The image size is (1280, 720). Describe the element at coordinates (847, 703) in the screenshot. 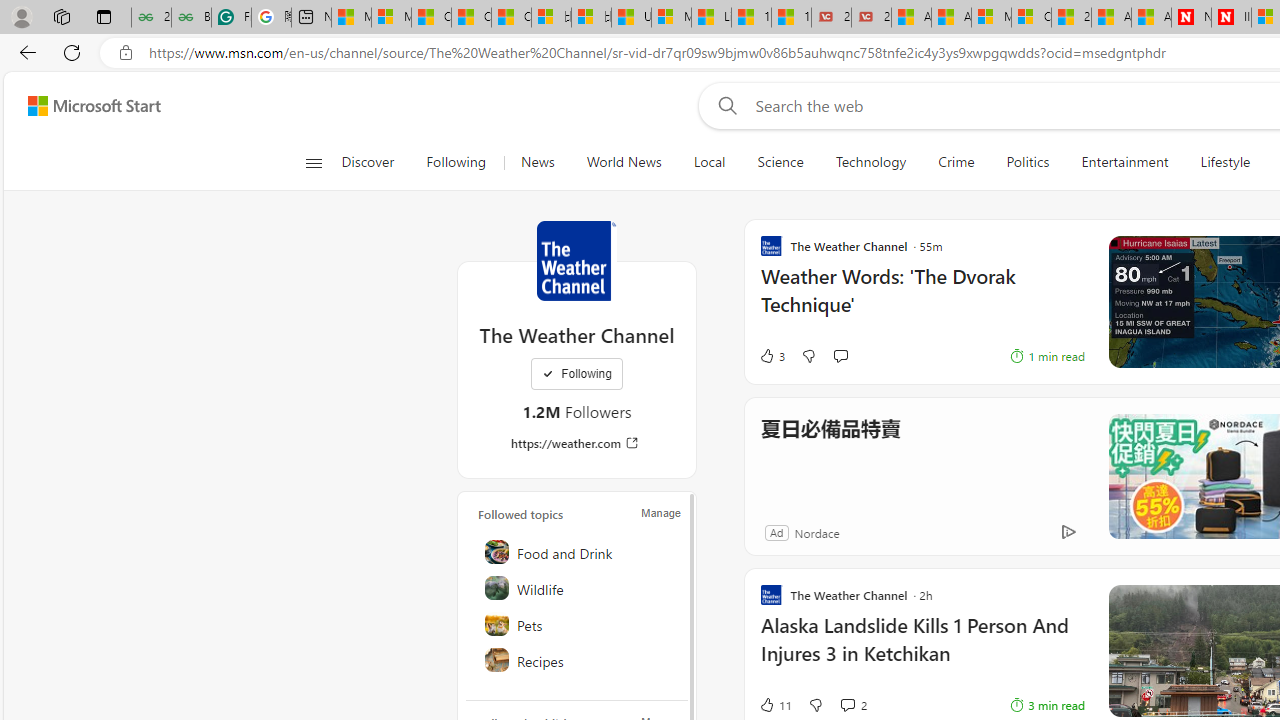

I see `'View comments 2 Comment'` at that location.